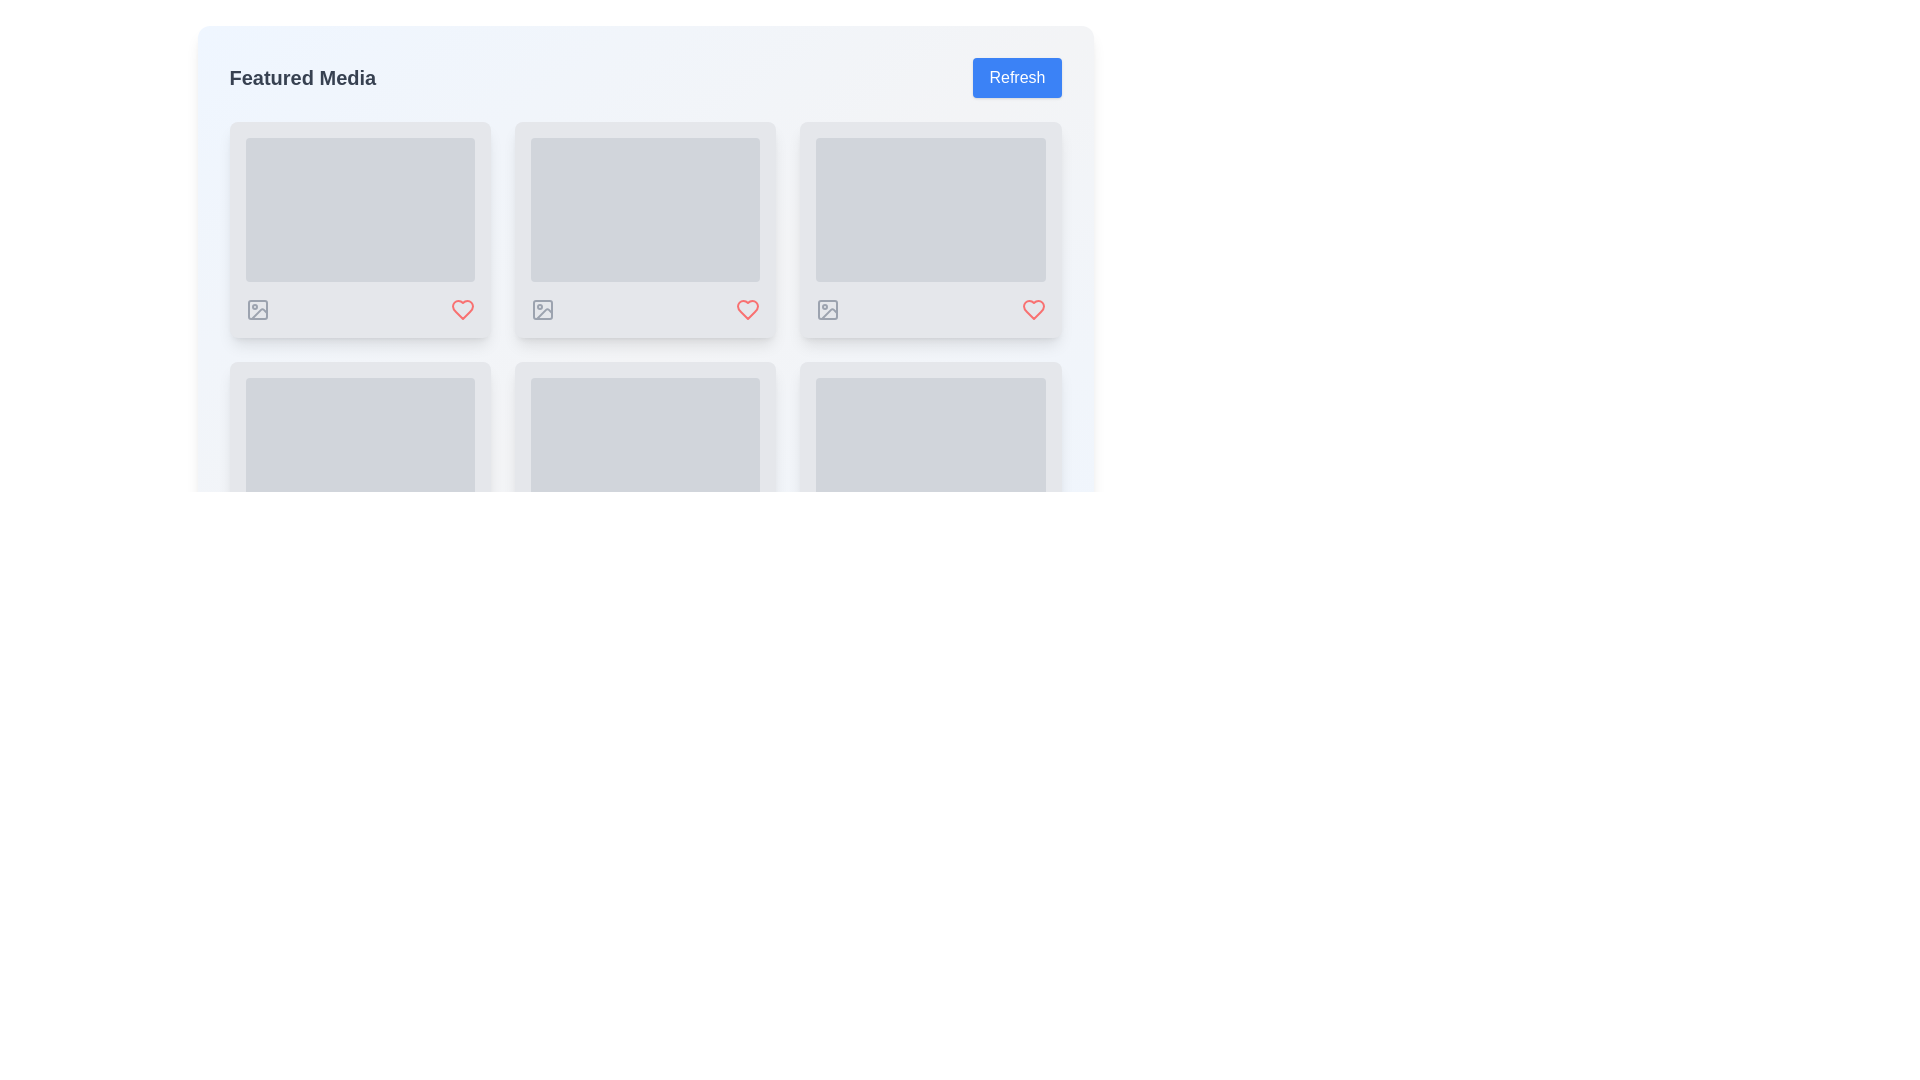 The width and height of the screenshot is (1920, 1080). Describe the element at coordinates (461, 309) in the screenshot. I see `the heart-shaped icon toggle button located below the second media box from the left` at that location.